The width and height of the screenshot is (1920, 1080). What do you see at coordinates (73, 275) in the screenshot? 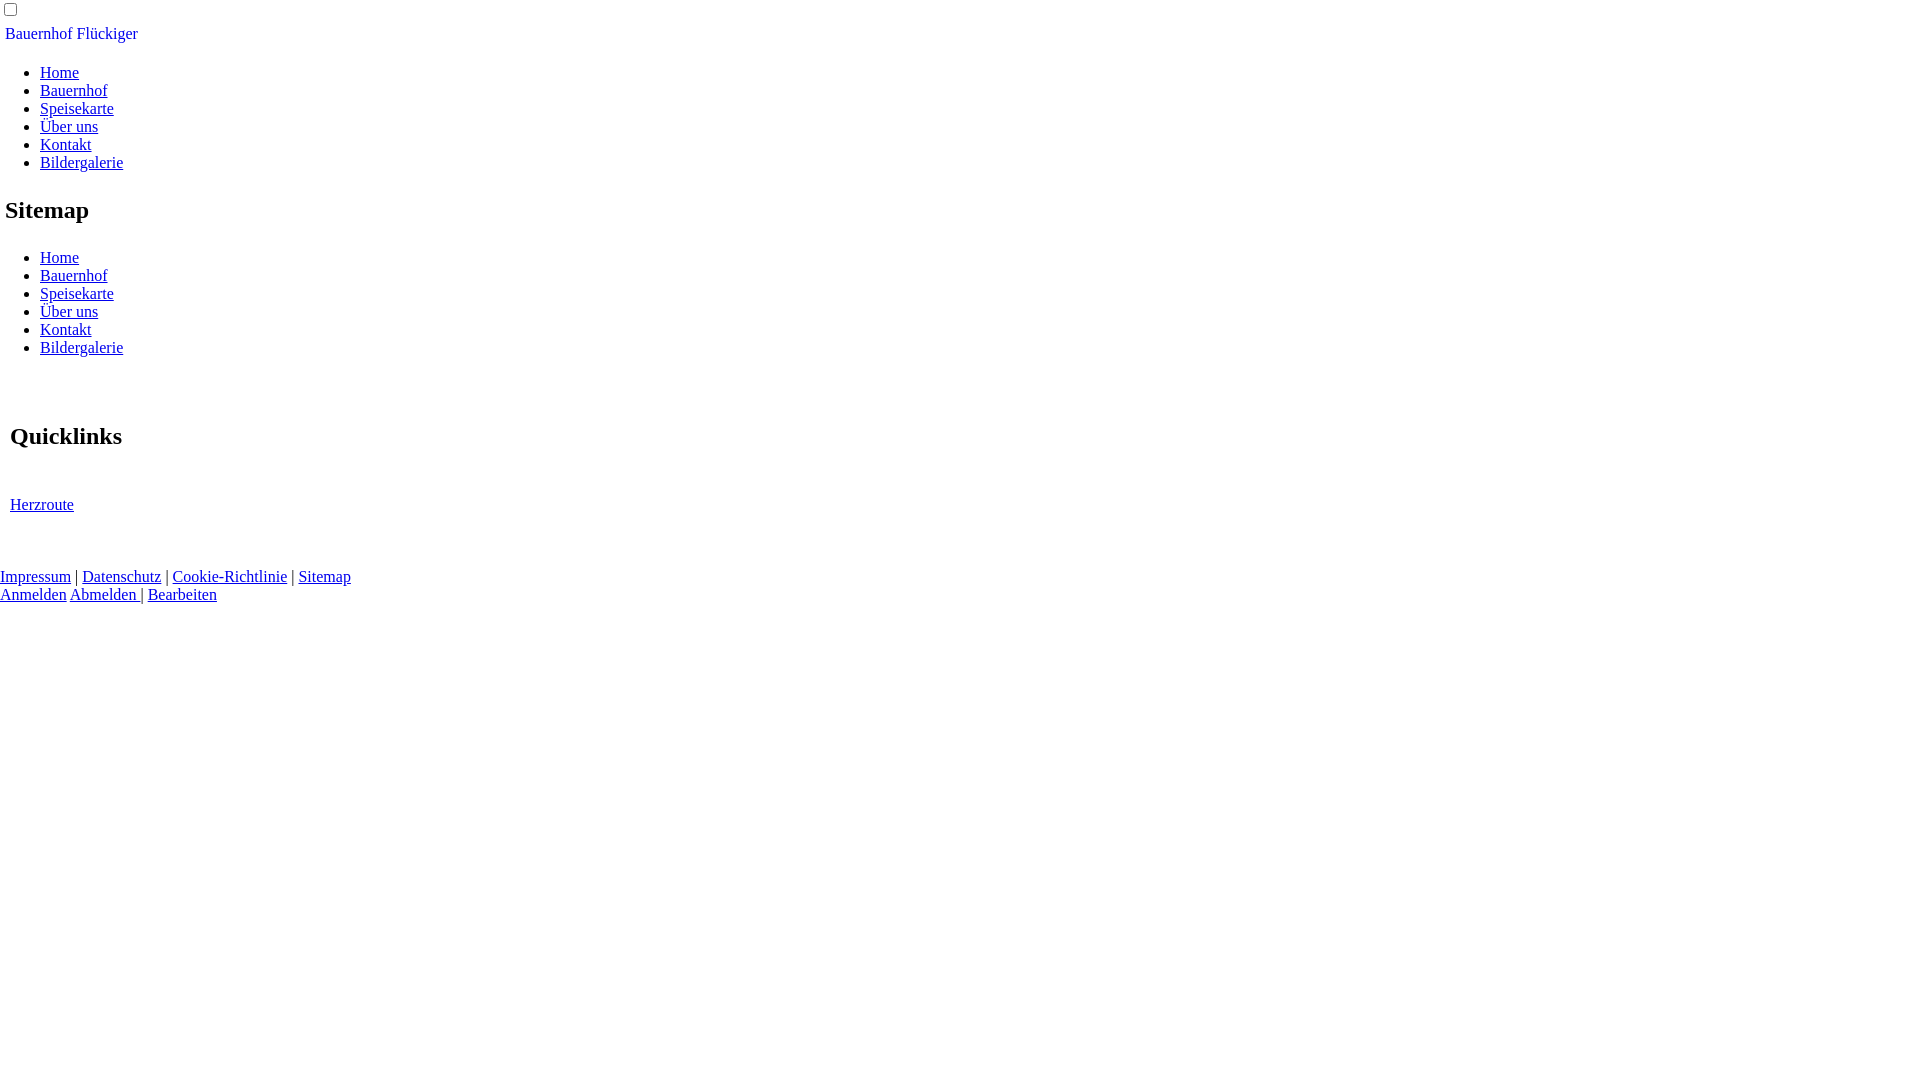
I see `'Bauernhof'` at bounding box center [73, 275].